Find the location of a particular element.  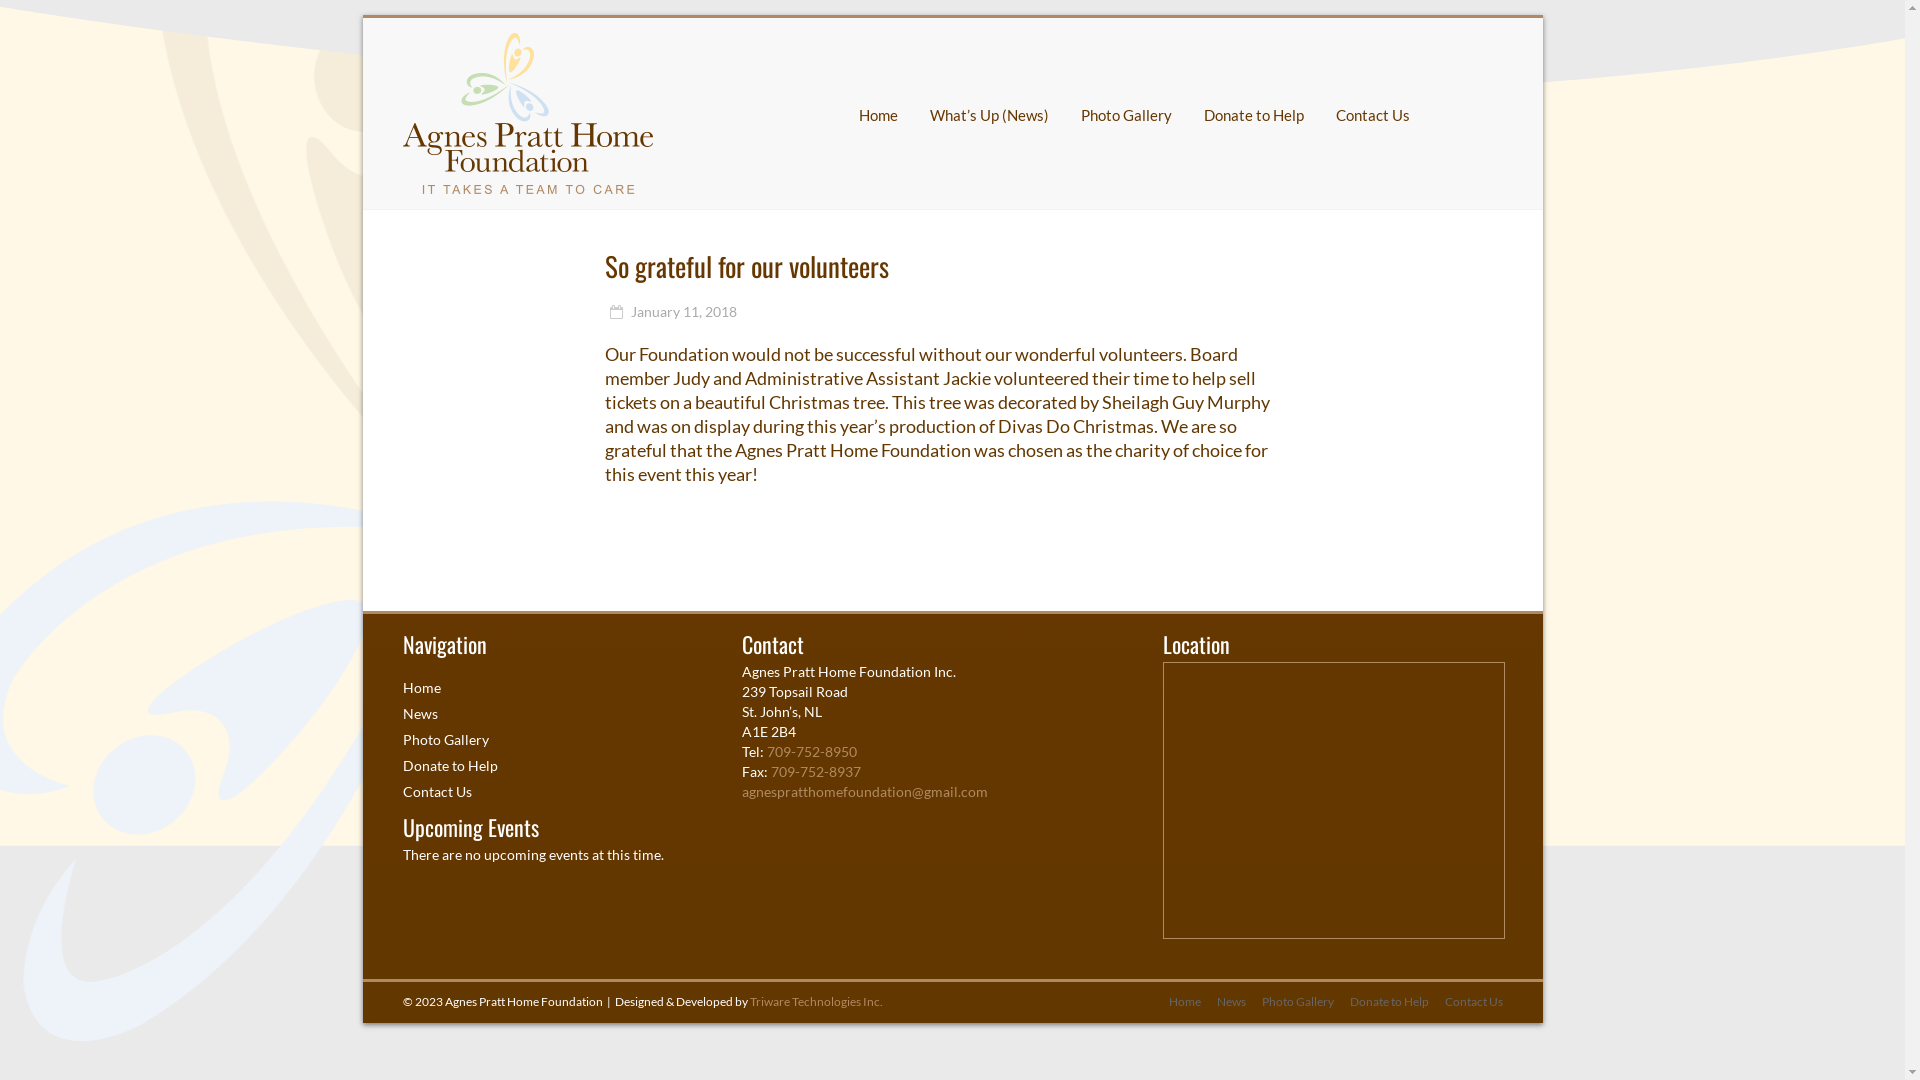

'Contact Us' is located at coordinates (435, 790).